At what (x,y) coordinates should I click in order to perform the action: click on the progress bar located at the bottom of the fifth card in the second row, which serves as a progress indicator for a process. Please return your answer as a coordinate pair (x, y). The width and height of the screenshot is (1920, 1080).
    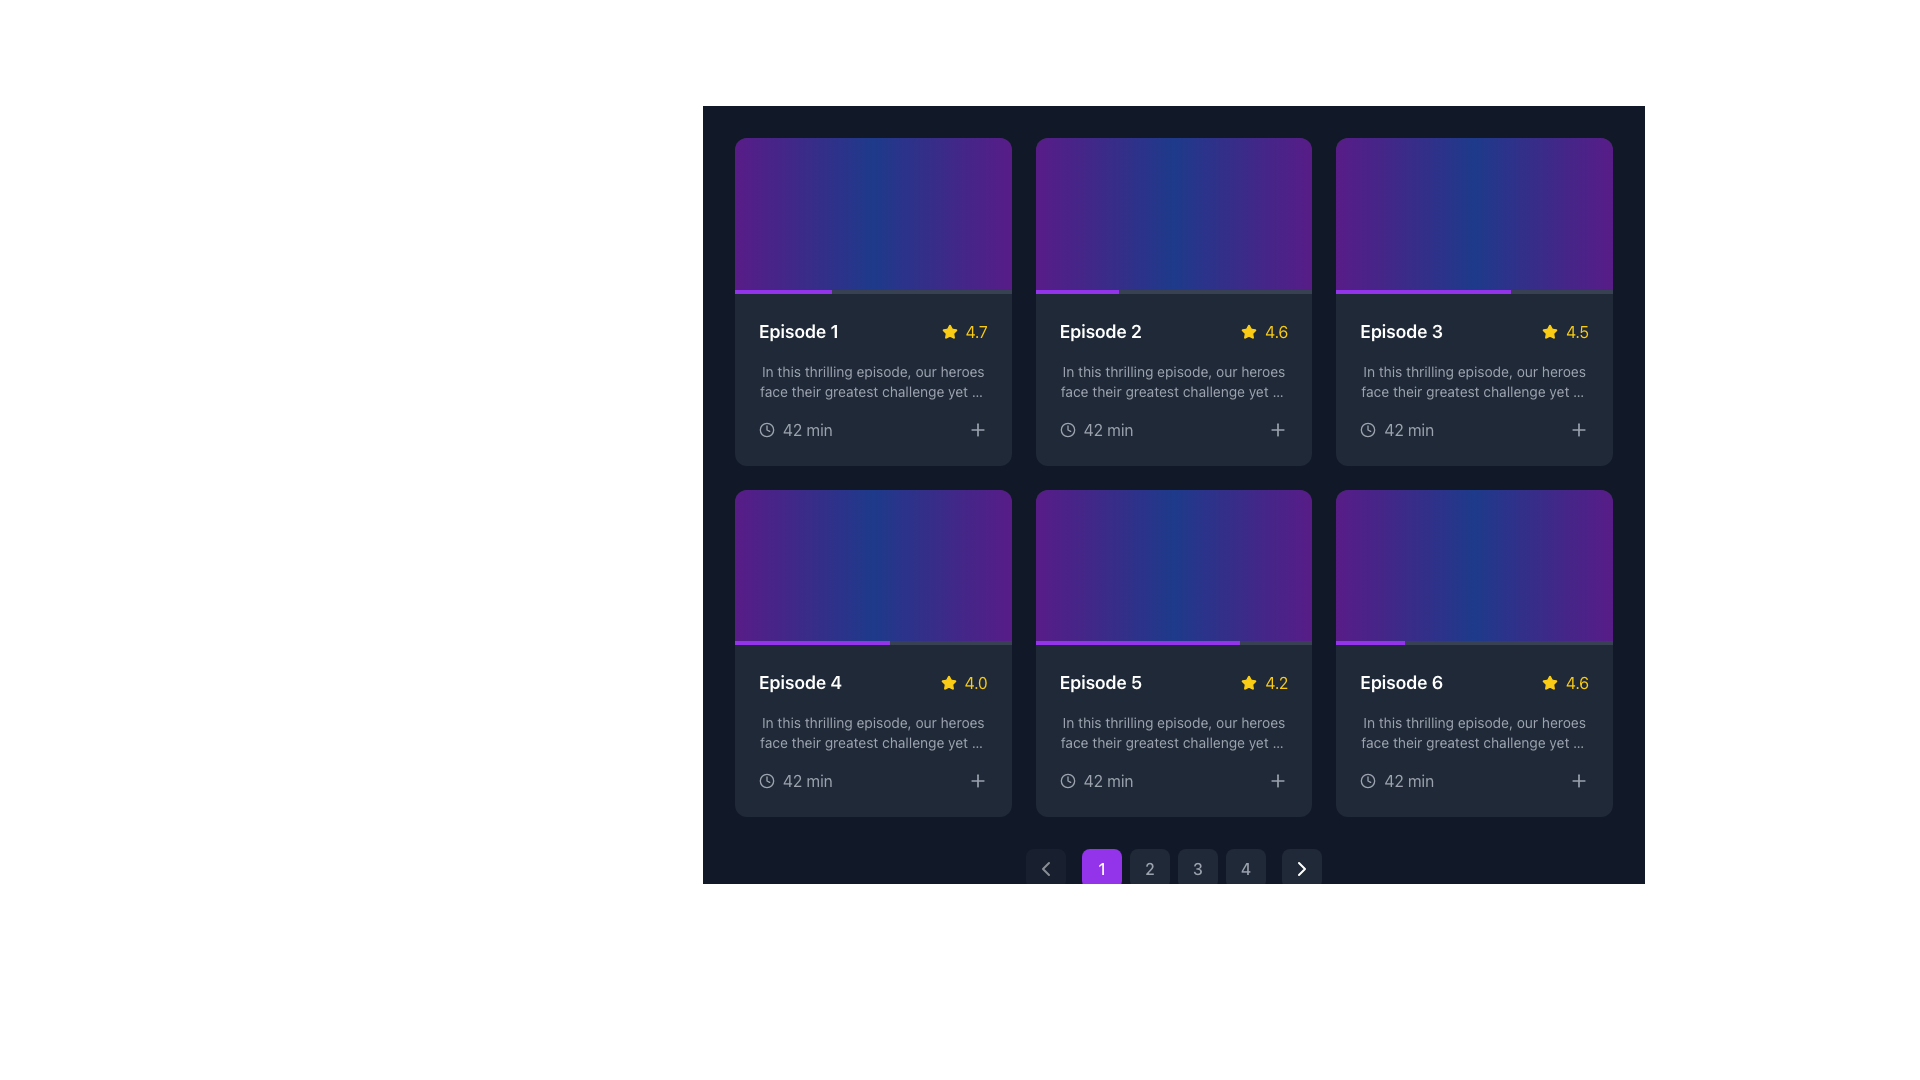
    Looking at the image, I should click on (1174, 643).